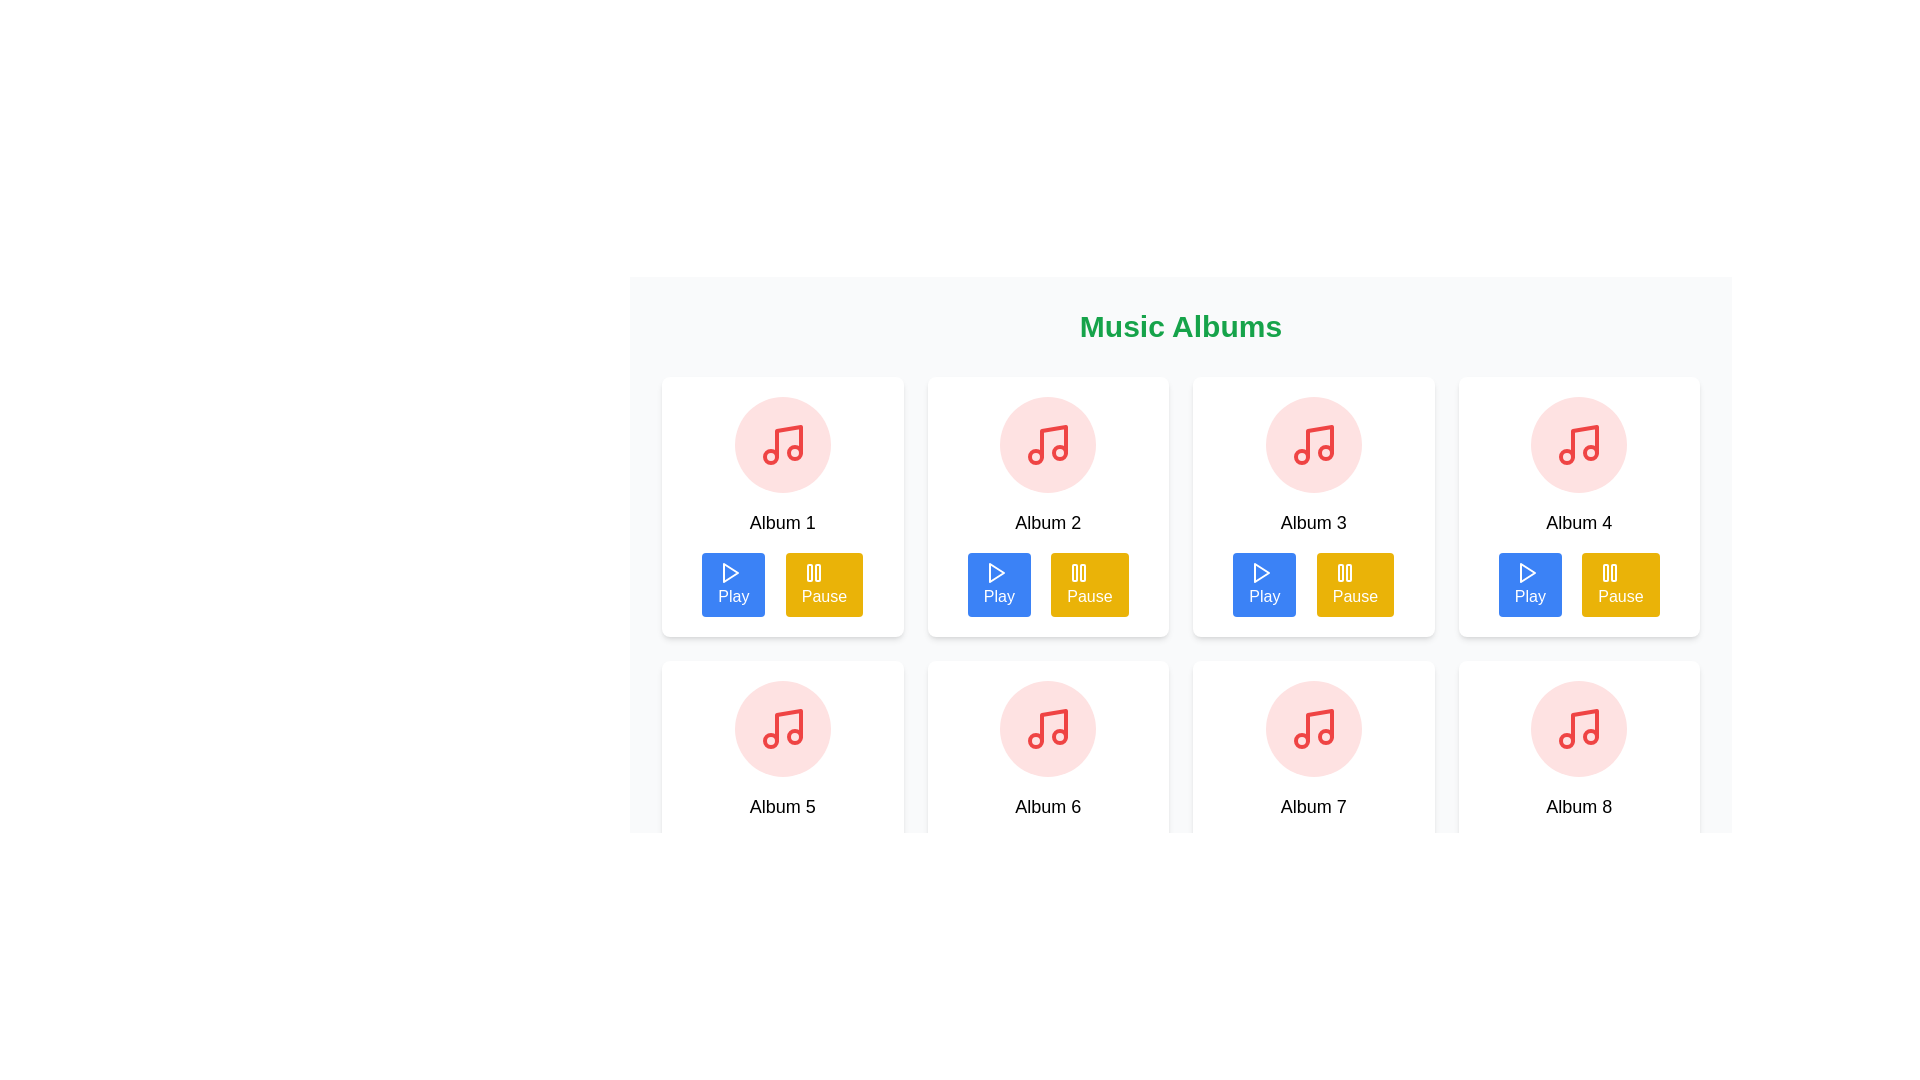 This screenshot has height=1080, width=1920. Describe the element at coordinates (1578, 522) in the screenshot. I see `the text label 'Album 4' which is located beneath the musical note icon and above the 'Play' and 'Pause' buttons in the fourth tile of the first row` at that location.